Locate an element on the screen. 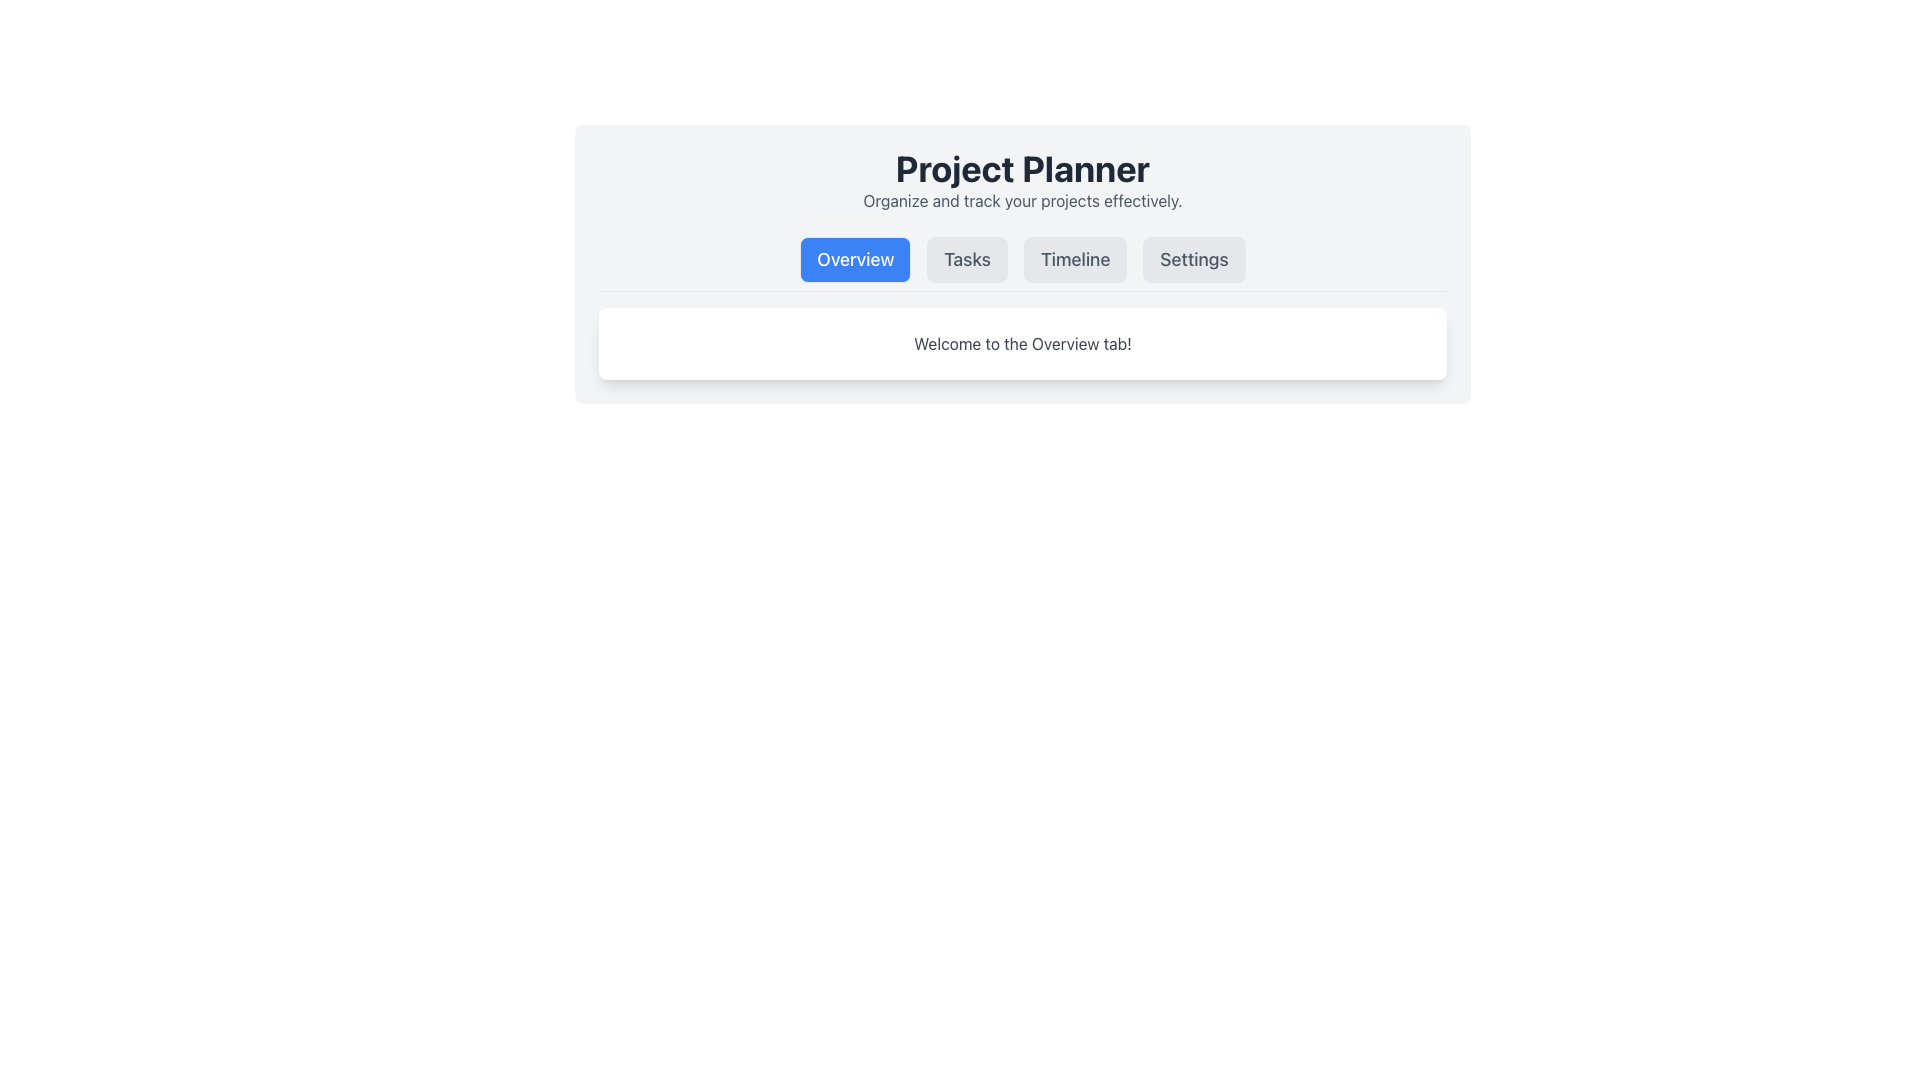 This screenshot has width=1920, height=1080. the prominent blue 'Overview' button located in the top navigation bar is located at coordinates (855, 258).